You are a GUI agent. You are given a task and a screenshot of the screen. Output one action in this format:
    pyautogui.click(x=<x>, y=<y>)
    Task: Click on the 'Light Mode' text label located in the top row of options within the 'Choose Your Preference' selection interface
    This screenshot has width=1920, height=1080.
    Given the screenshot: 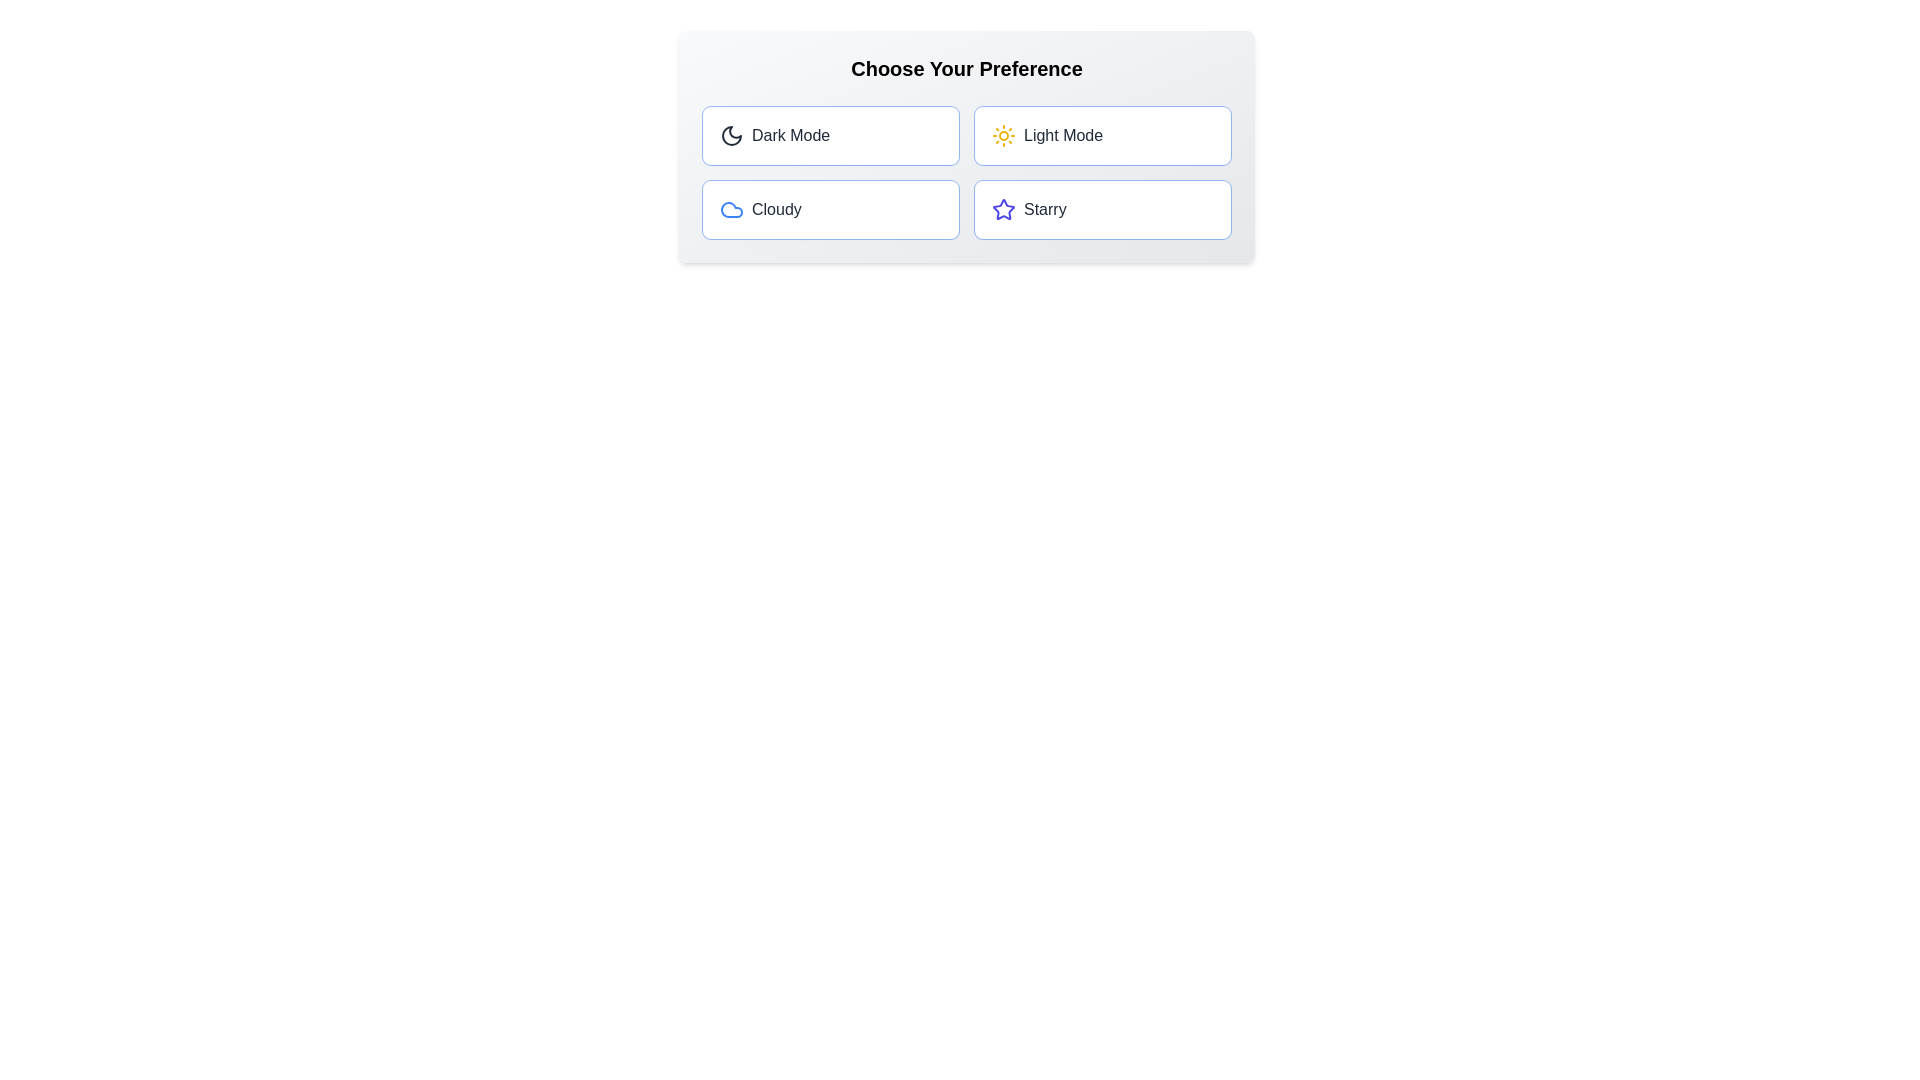 What is the action you would take?
    pyautogui.click(x=1062, y=135)
    